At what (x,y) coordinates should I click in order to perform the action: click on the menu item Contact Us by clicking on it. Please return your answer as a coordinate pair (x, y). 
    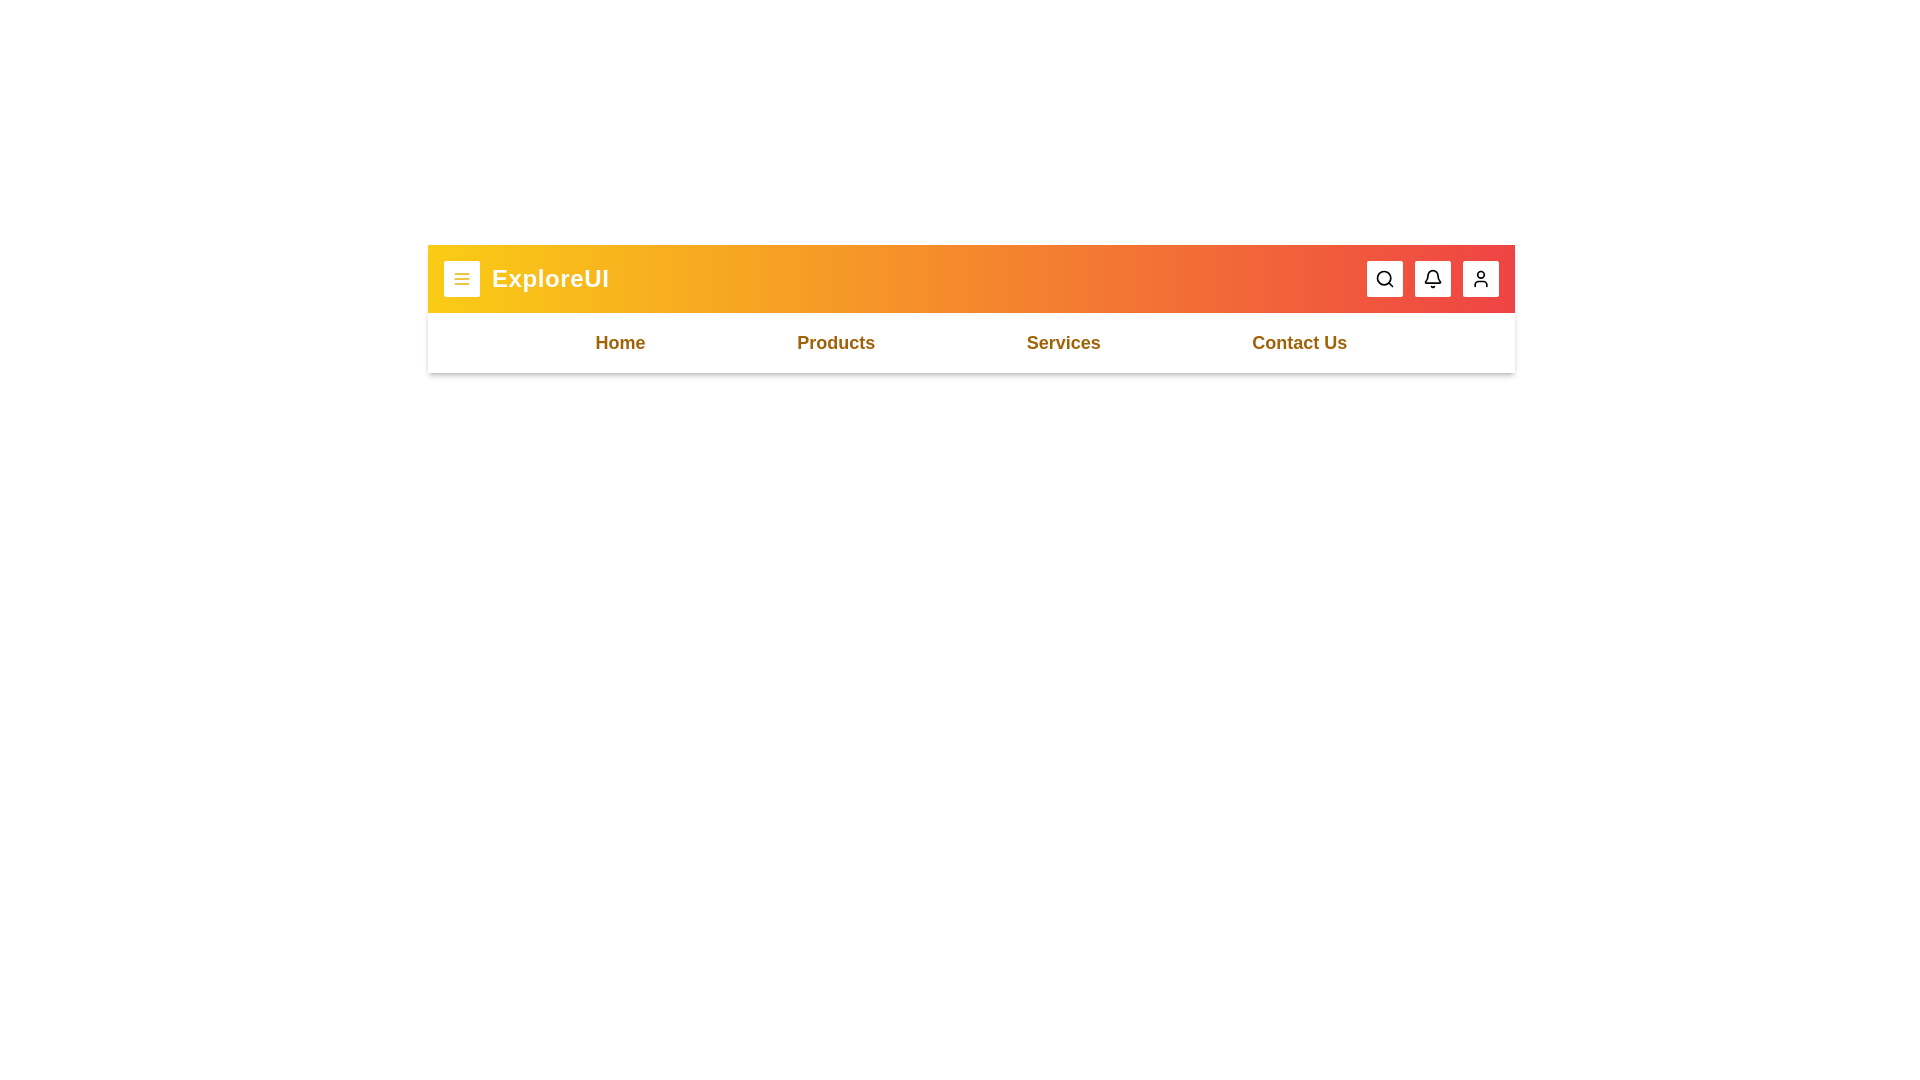
    Looking at the image, I should click on (1299, 342).